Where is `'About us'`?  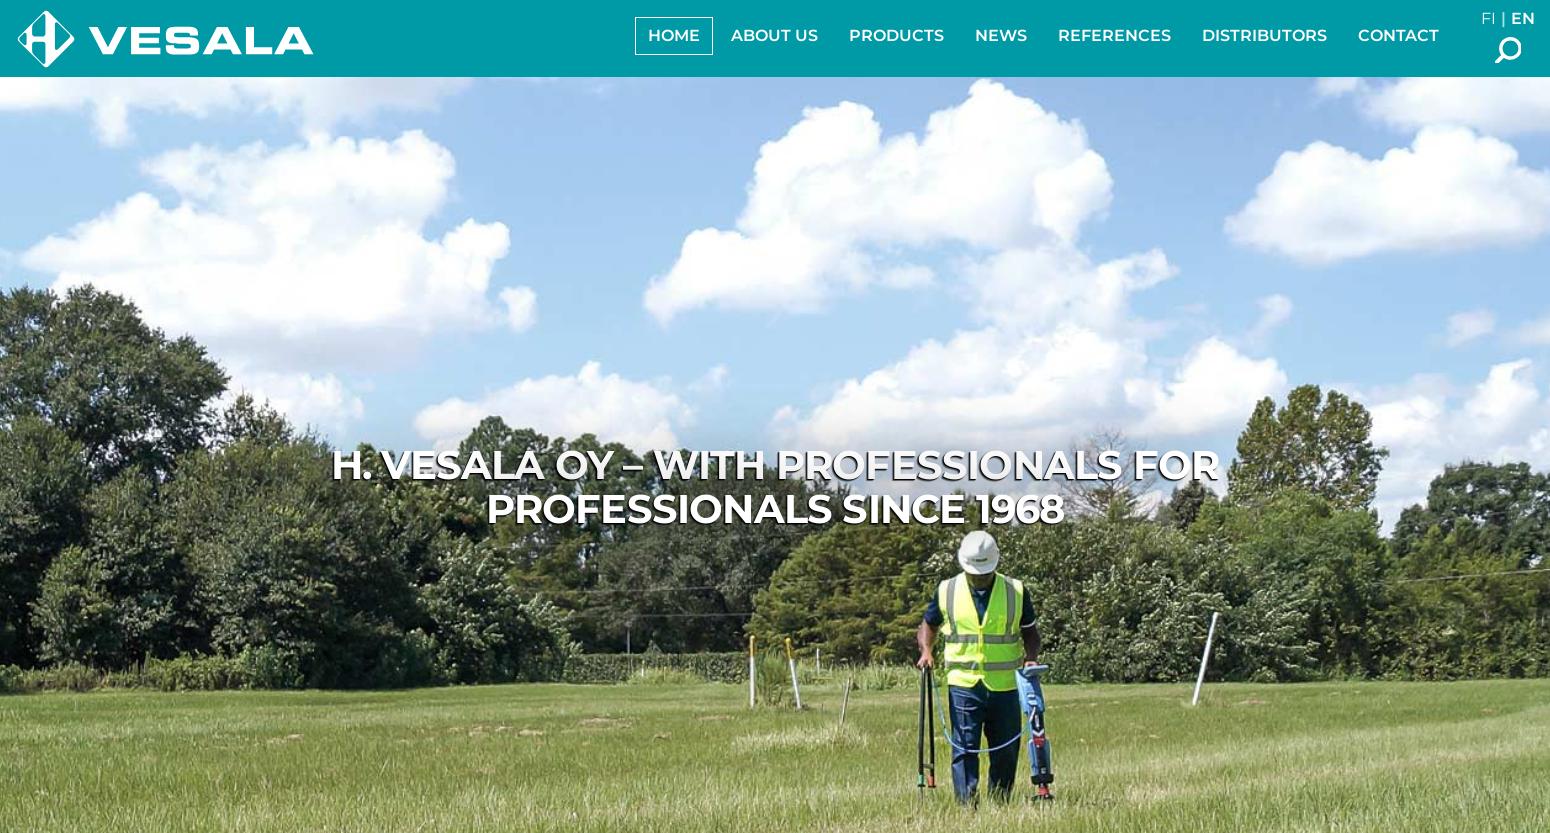
'About us' is located at coordinates (774, 35).